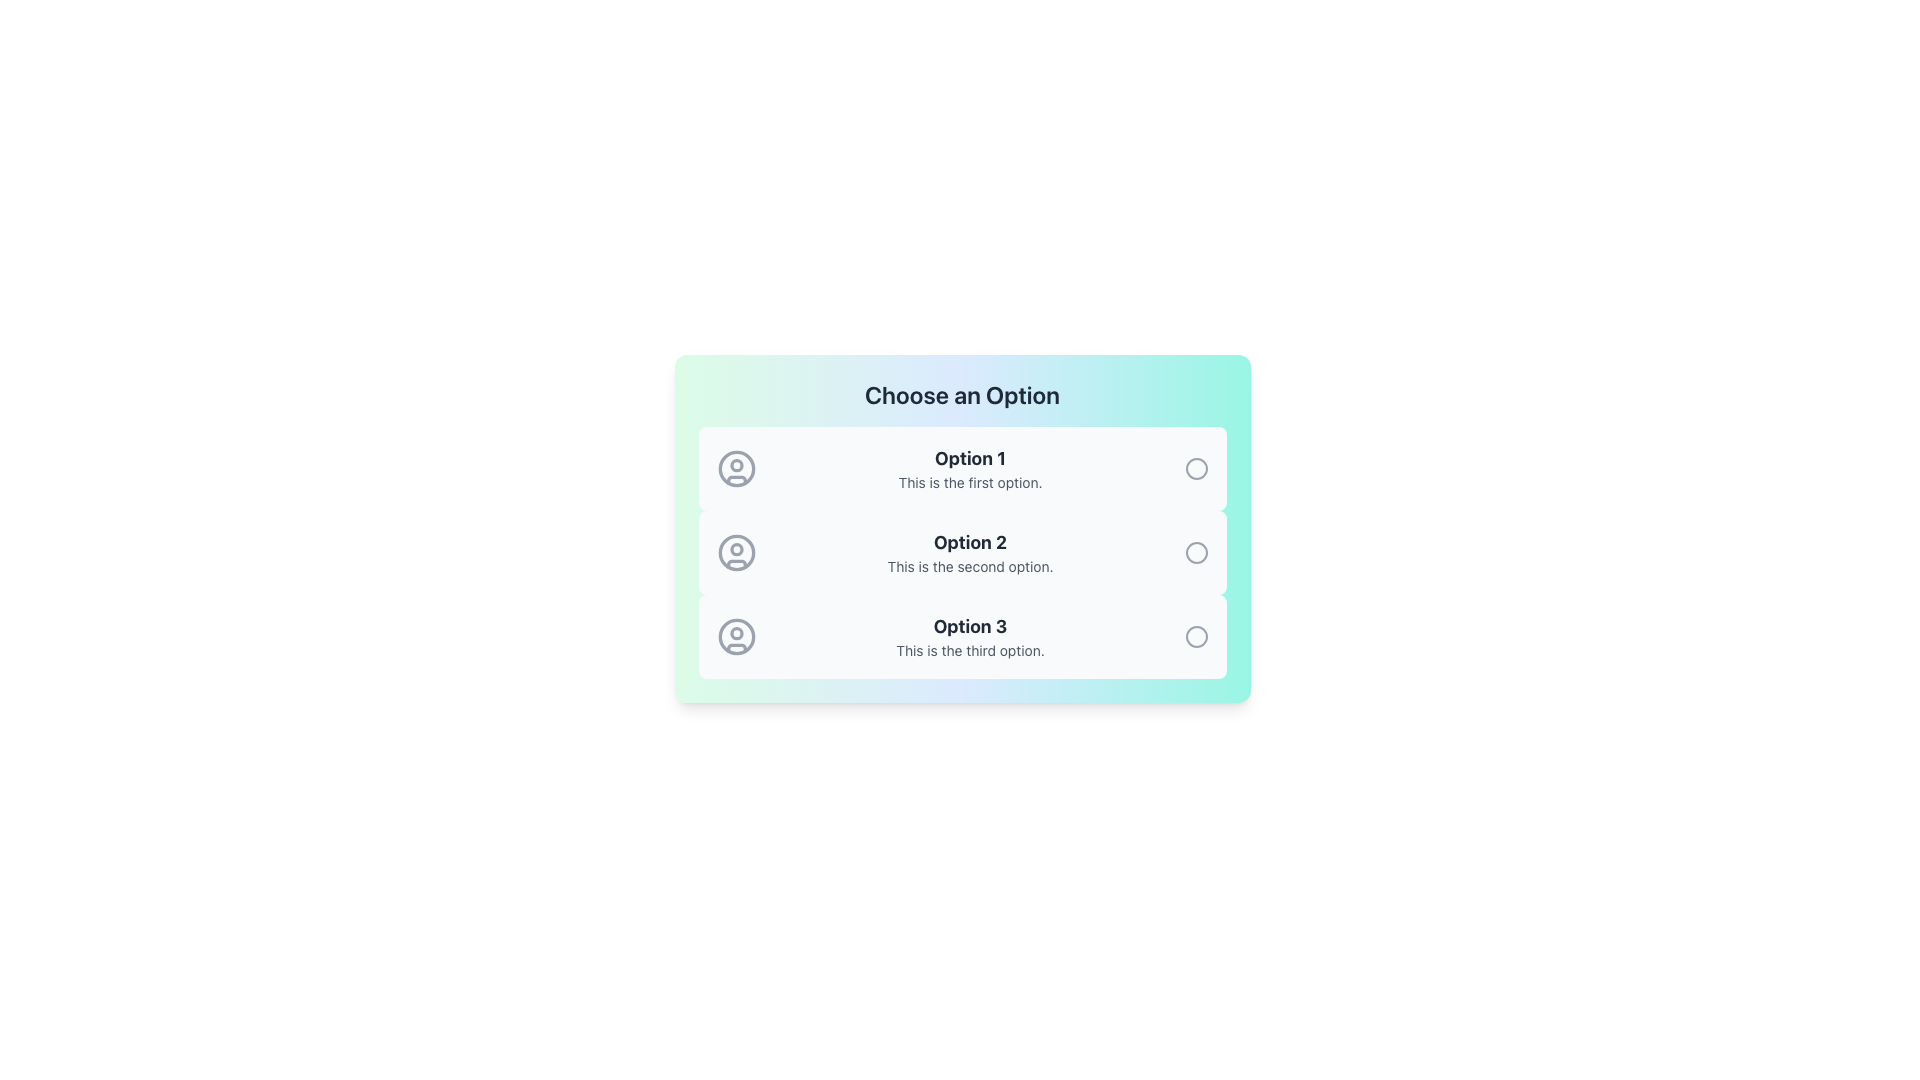 The image size is (1920, 1080). What do you see at coordinates (735, 465) in the screenshot?
I see `the small circular graphical element that is part of the user profile icon, located near the top of the icon to the left of the text 'Option 1'` at bounding box center [735, 465].